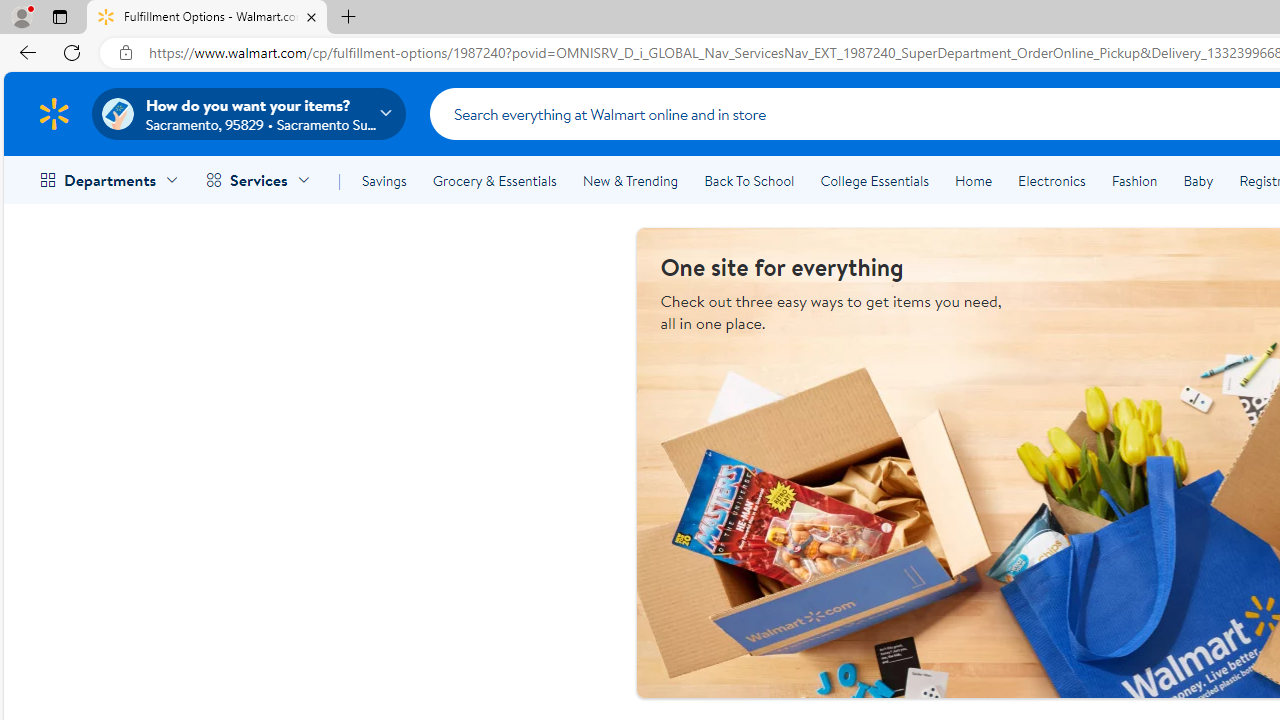  Describe the element at coordinates (207, 17) in the screenshot. I see `'Fulfillment Options - Walmart.com'` at that location.